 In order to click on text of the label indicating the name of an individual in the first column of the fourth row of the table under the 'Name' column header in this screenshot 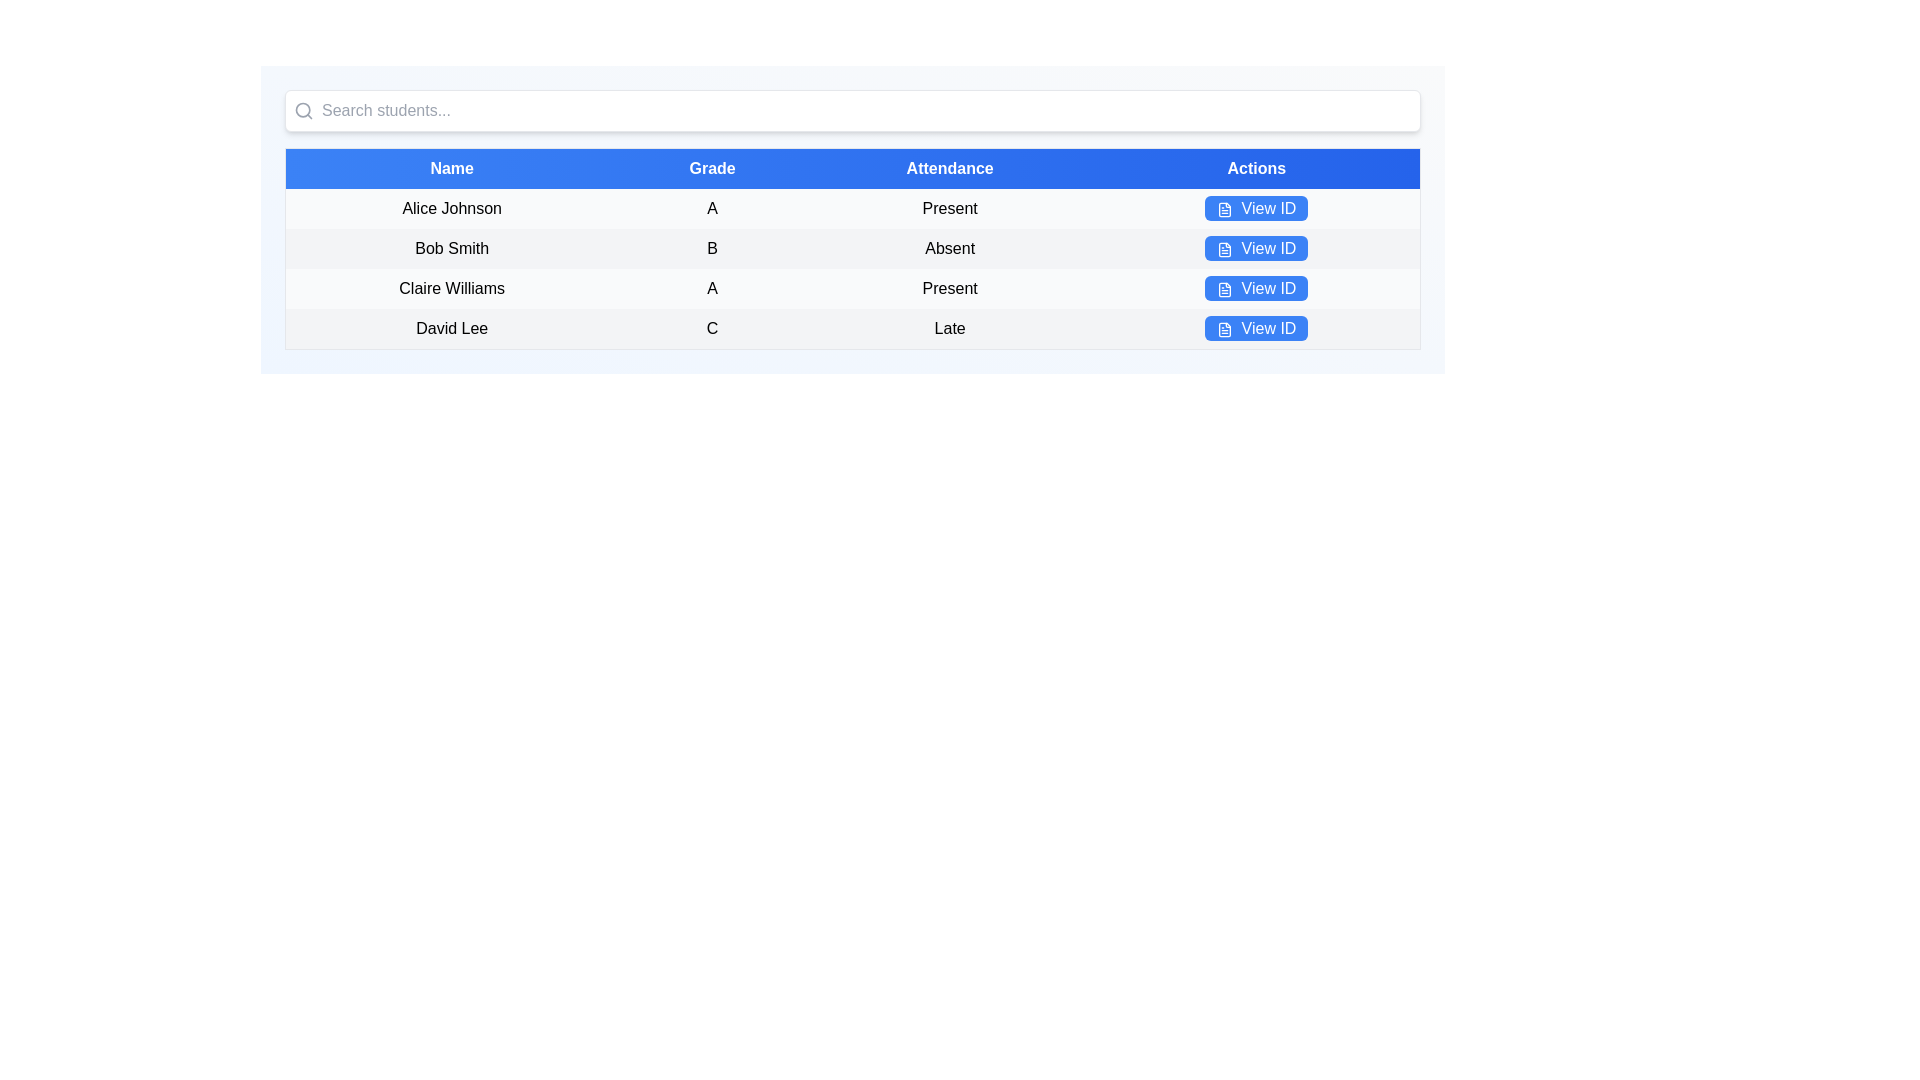, I will do `click(450, 328)`.